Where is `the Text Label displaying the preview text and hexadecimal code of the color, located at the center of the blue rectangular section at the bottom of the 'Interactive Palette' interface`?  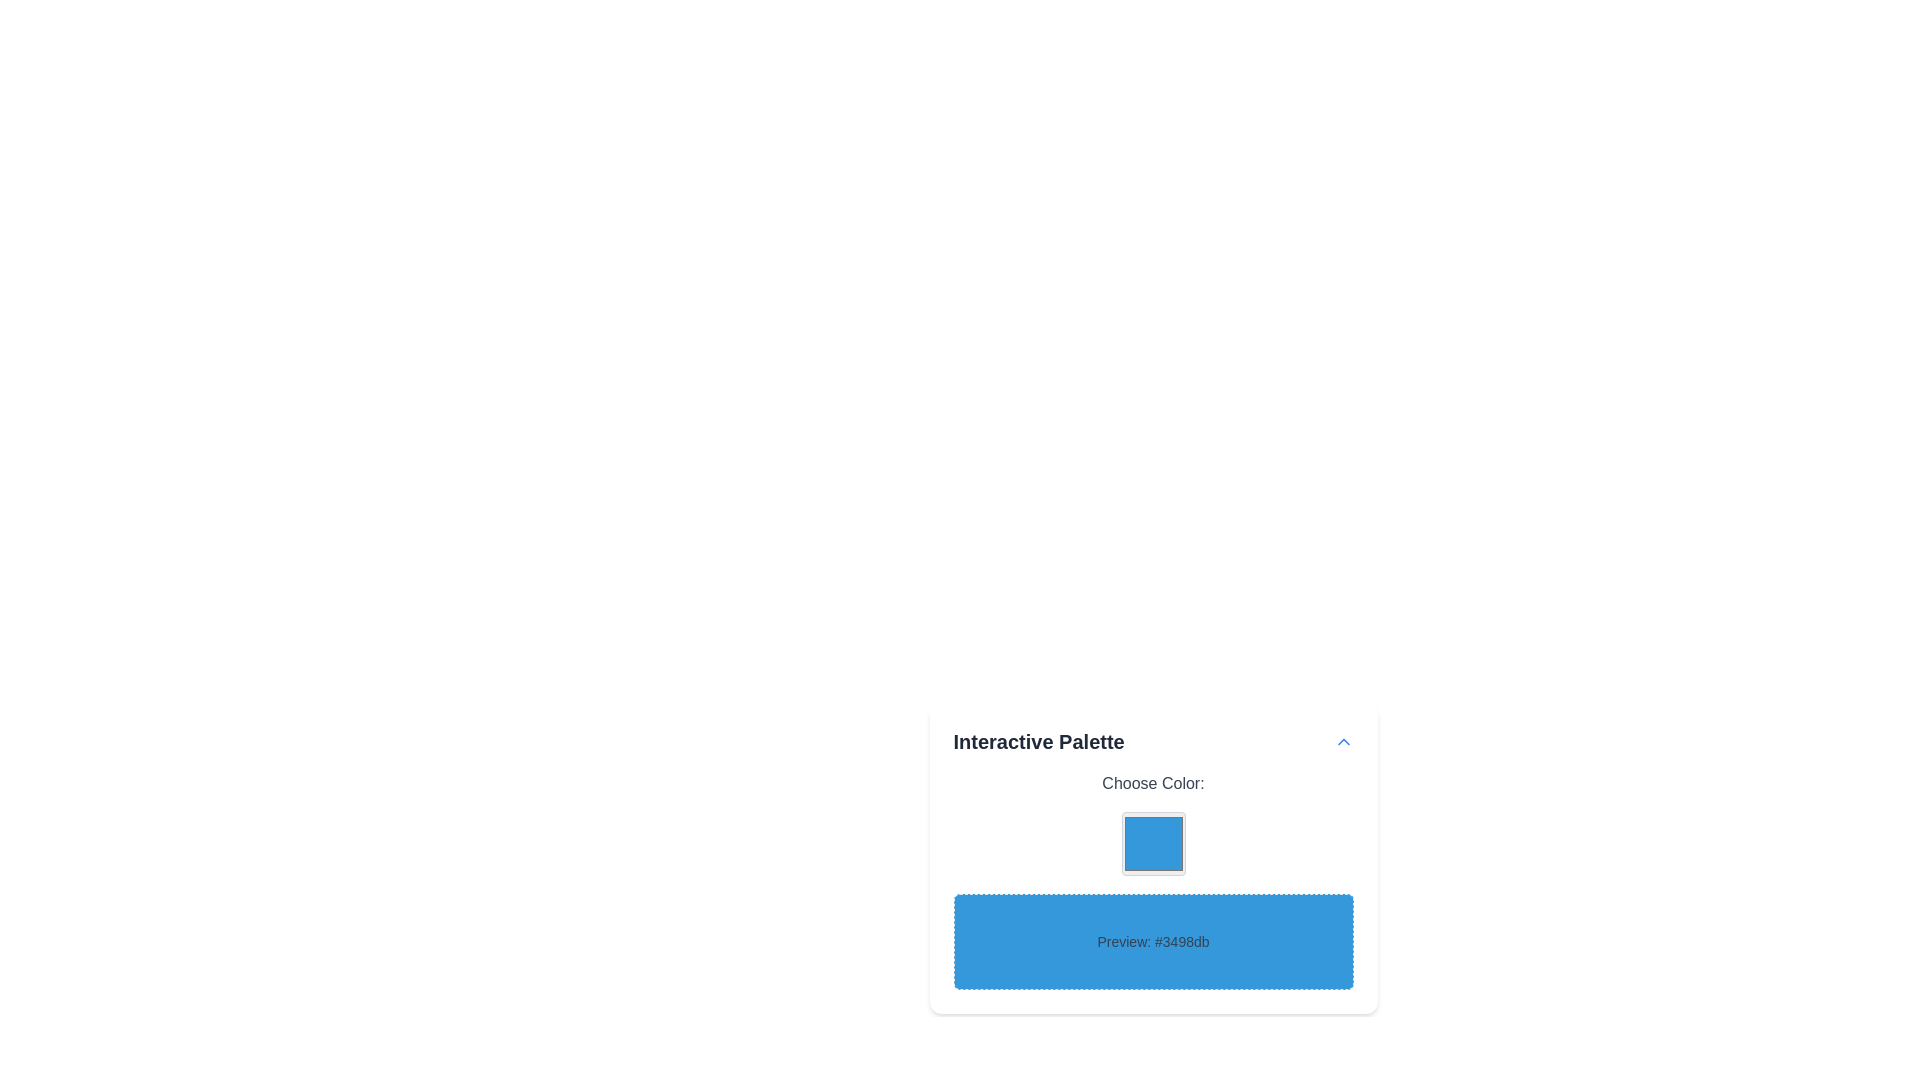
the Text Label displaying the preview text and hexadecimal code of the color, located at the center of the blue rectangular section at the bottom of the 'Interactive Palette' interface is located at coordinates (1153, 941).